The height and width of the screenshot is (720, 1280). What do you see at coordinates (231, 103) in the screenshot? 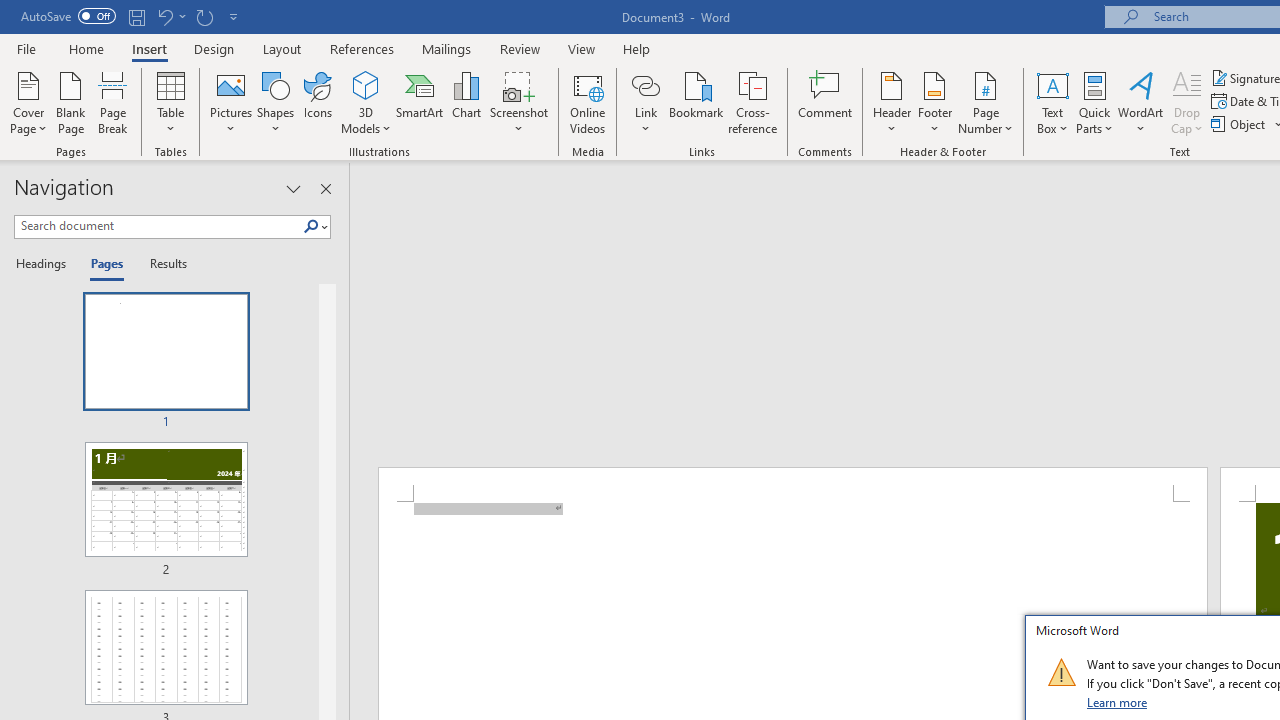
I see `'Pictures'` at bounding box center [231, 103].